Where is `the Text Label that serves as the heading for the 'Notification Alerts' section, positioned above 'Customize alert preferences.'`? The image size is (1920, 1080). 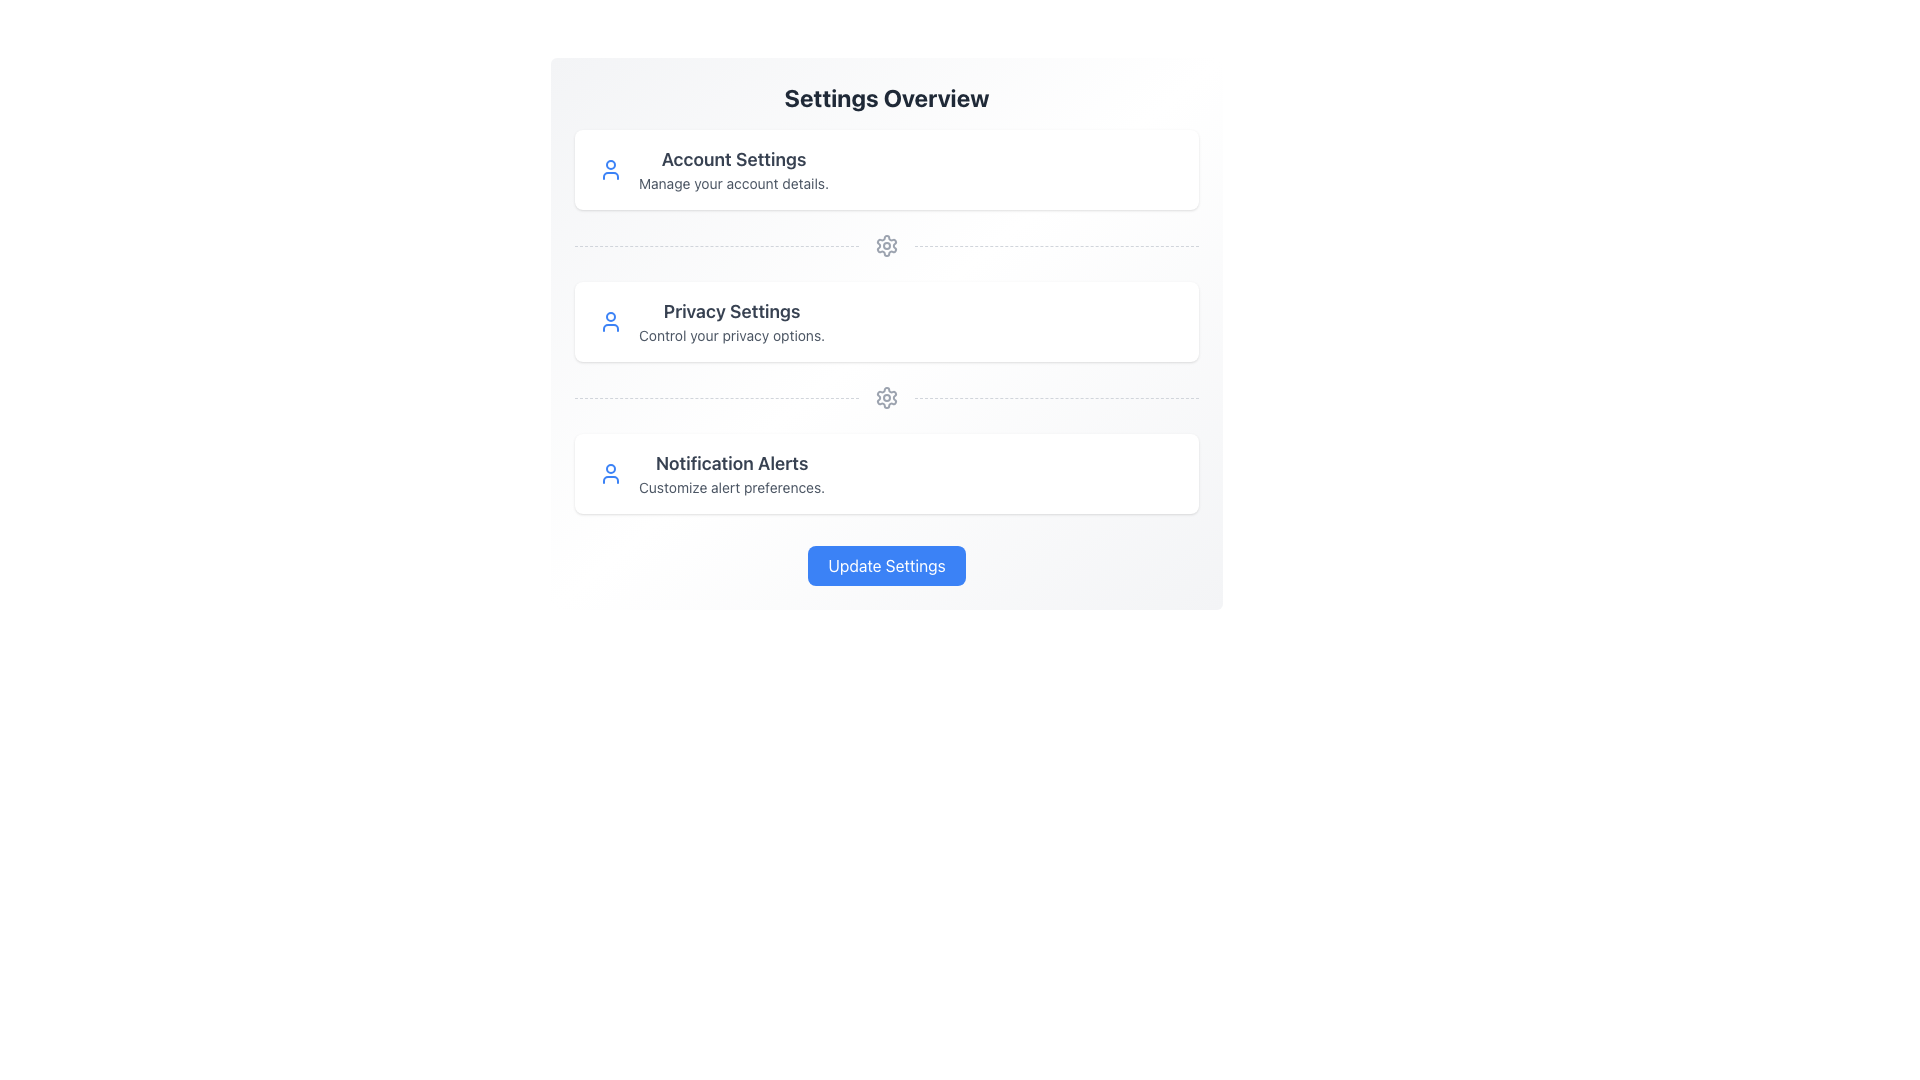 the Text Label that serves as the heading for the 'Notification Alerts' section, positioned above 'Customize alert preferences.' is located at coordinates (731, 463).